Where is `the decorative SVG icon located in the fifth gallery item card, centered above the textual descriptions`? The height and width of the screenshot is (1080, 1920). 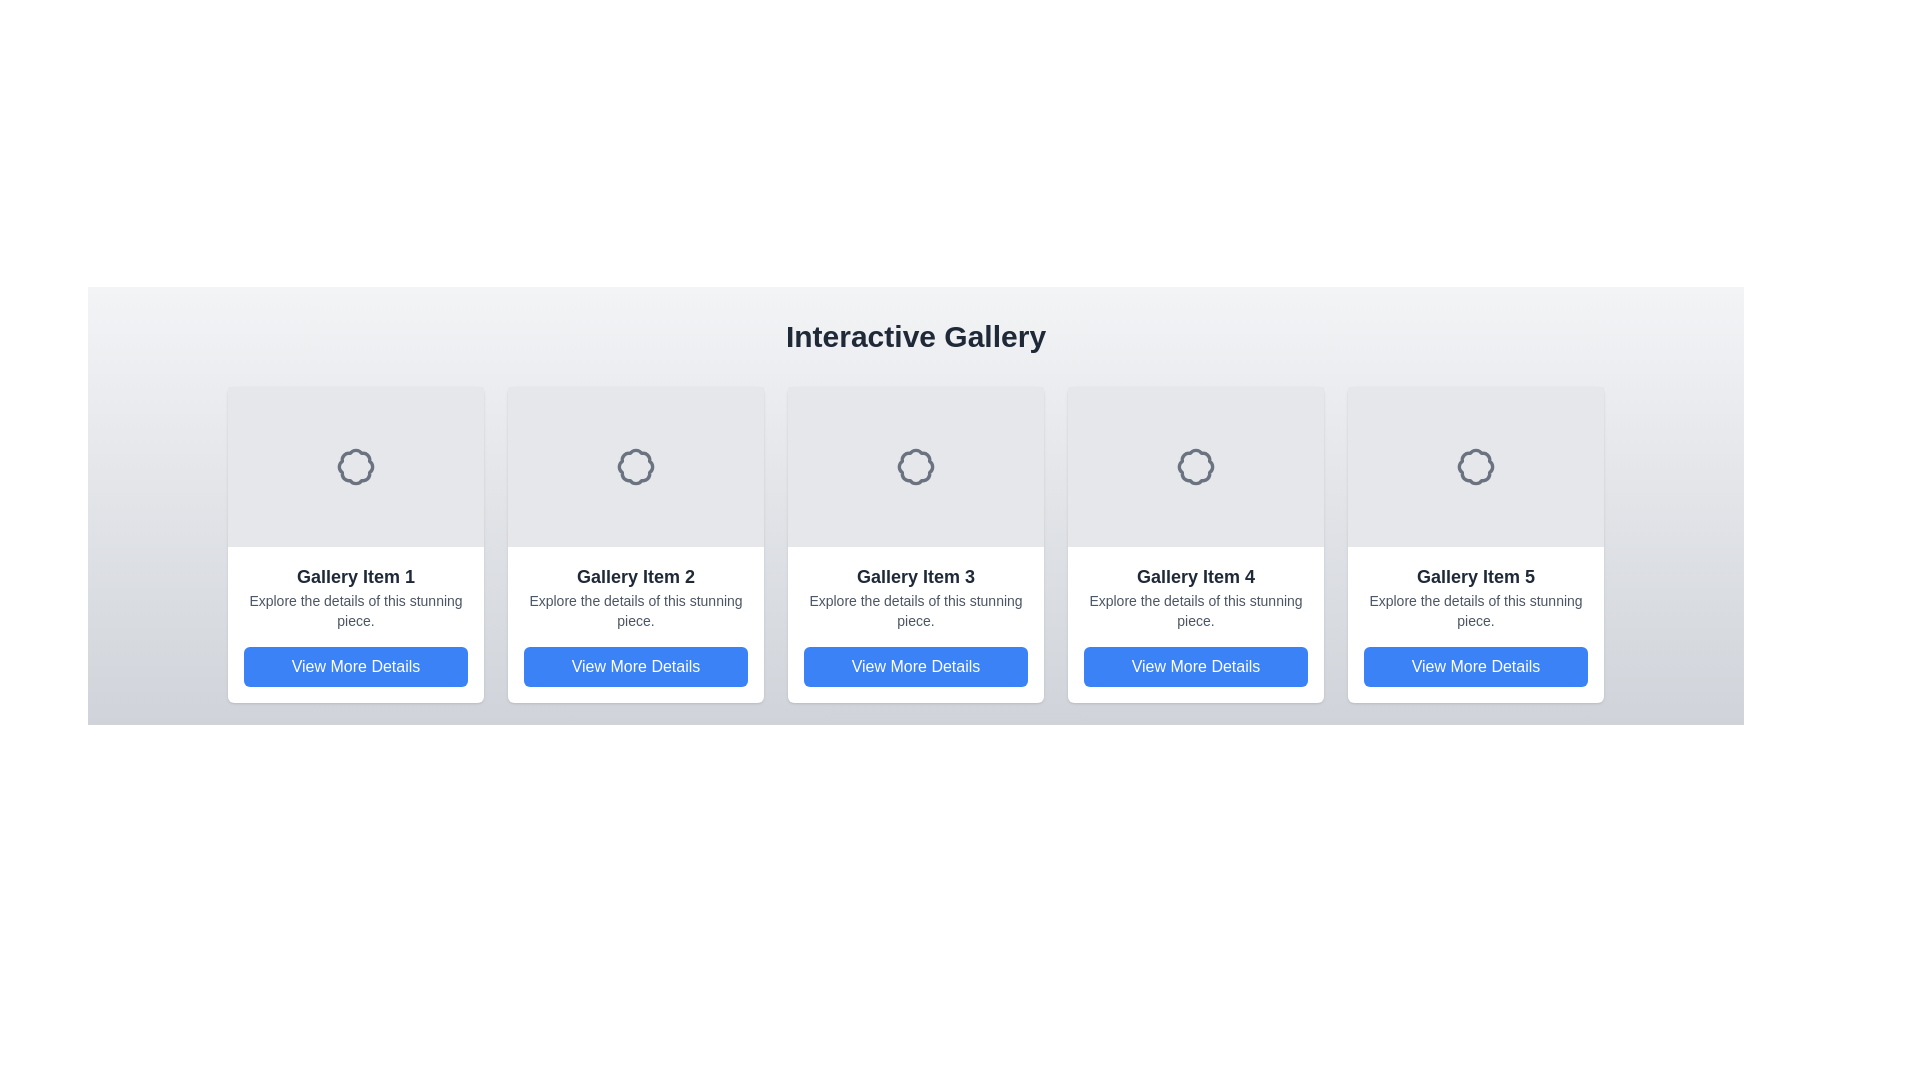
the decorative SVG icon located in the fifth gallery item card, centered above the textual descriptions is located at coordinates (1476, 466).